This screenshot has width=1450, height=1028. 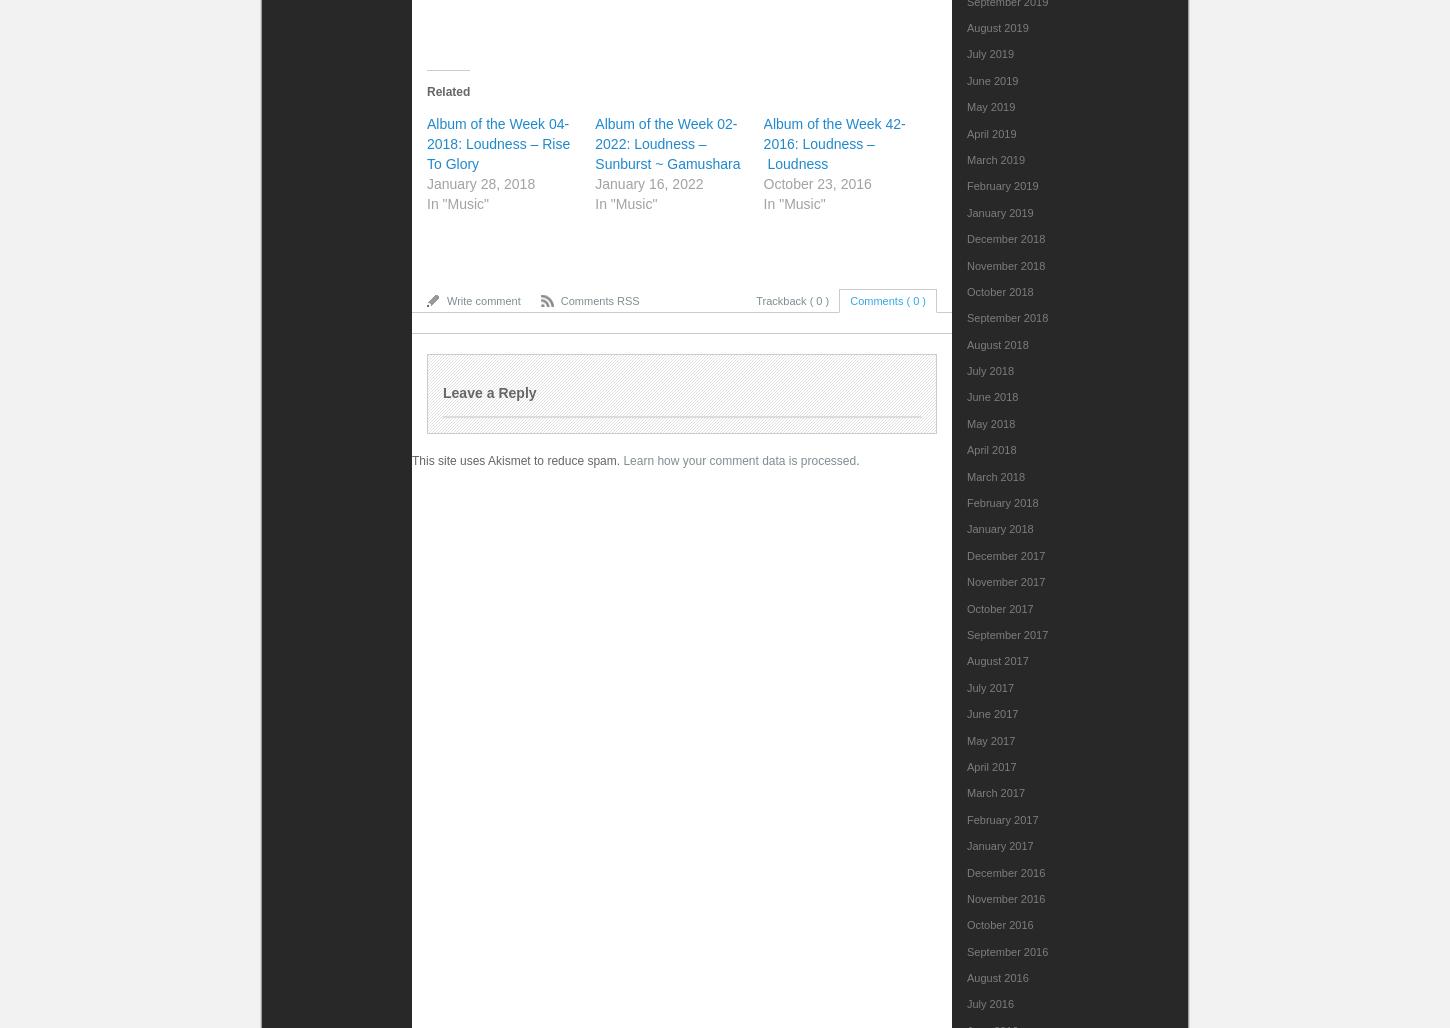 I want to click on 'August 2018', so click(x=997, y=342).